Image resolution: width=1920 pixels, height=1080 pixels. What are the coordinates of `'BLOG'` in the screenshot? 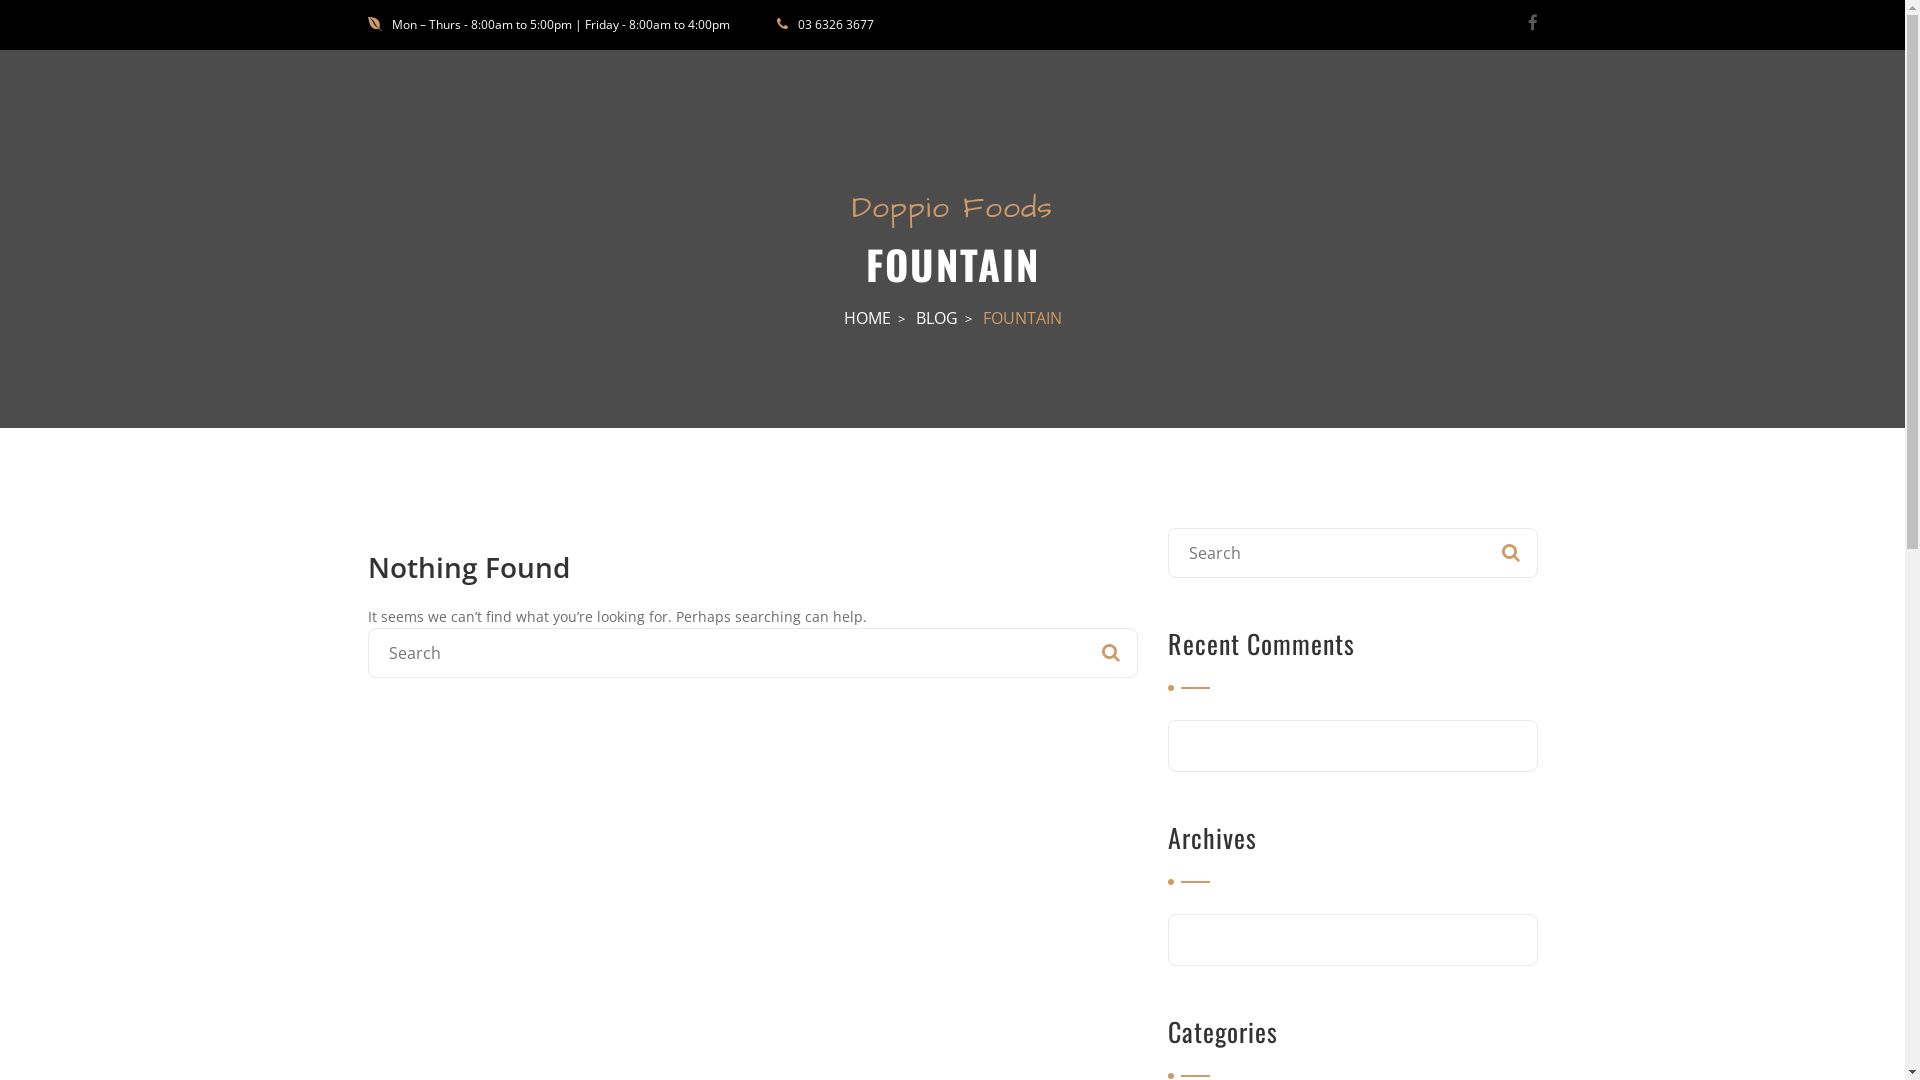 It's located at (935, 316).